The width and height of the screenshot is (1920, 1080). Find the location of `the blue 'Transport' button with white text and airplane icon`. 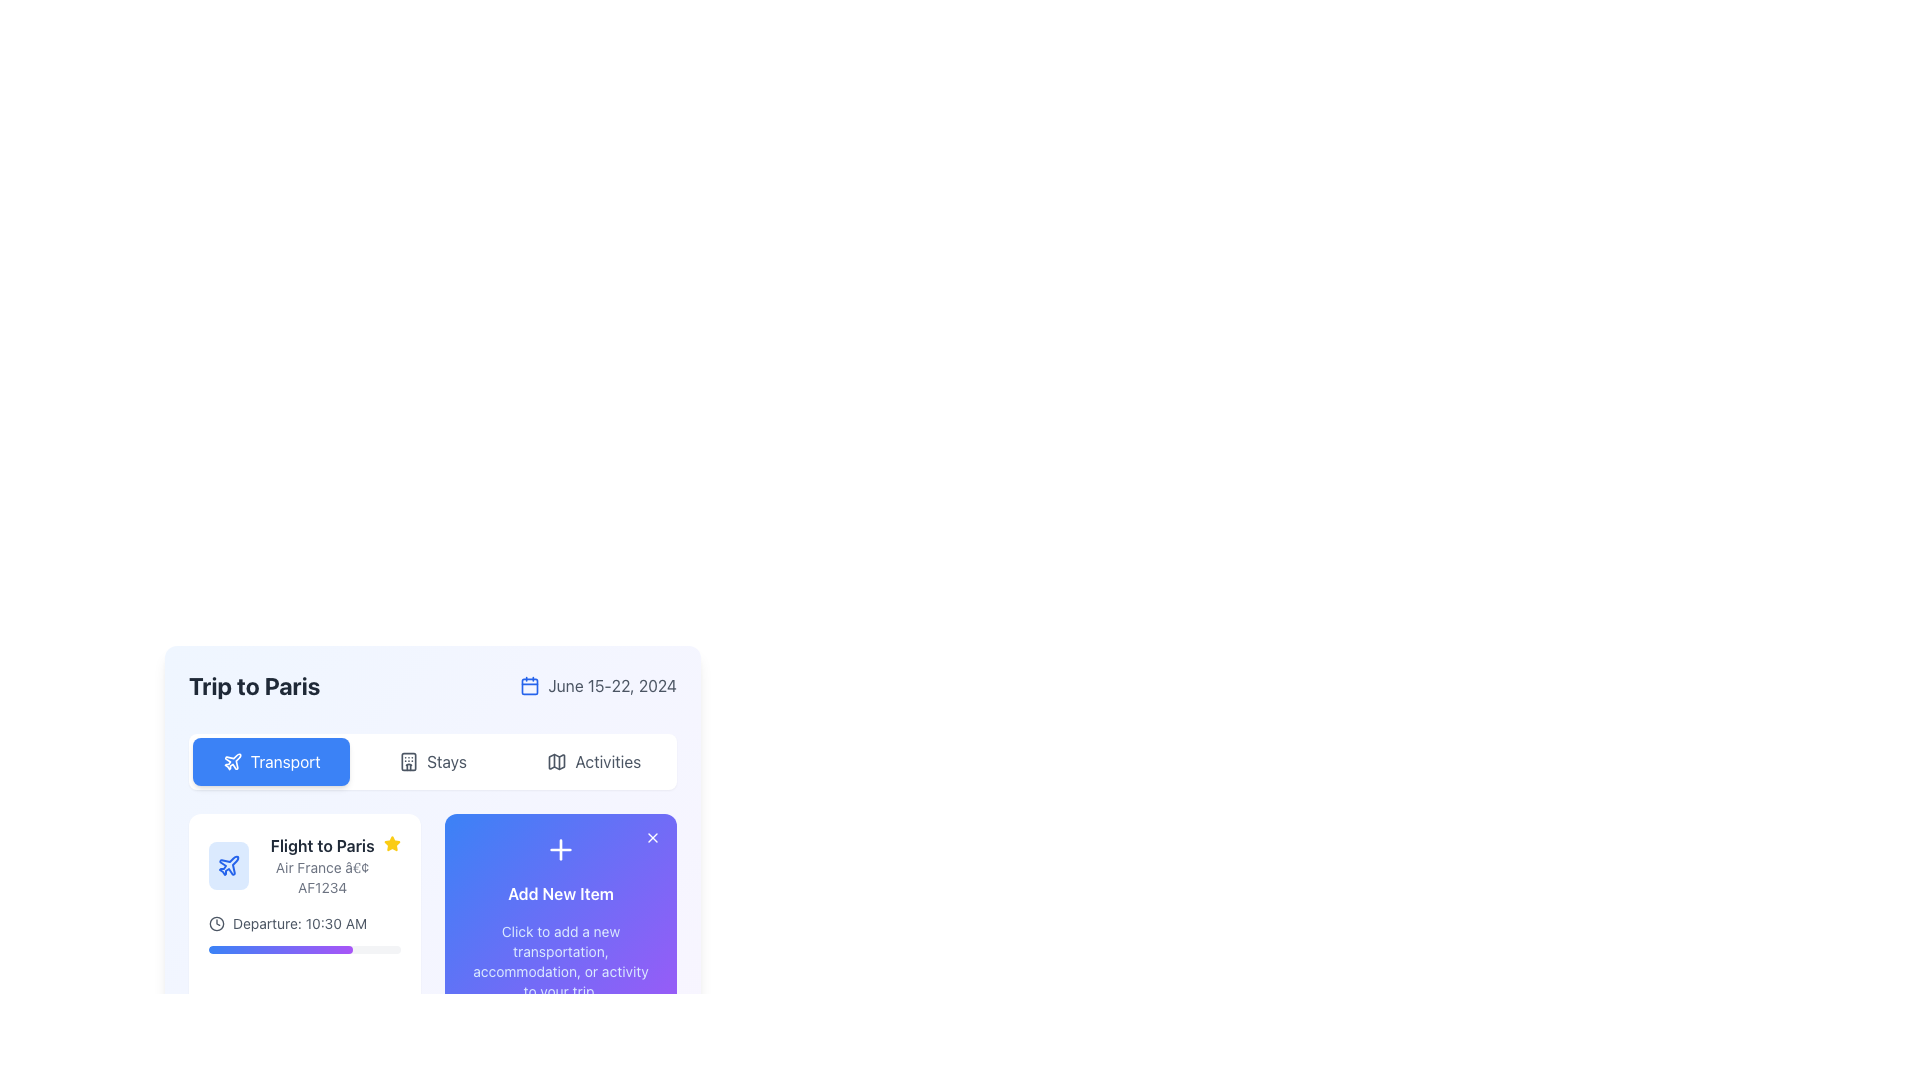

the blue 'Transport' button with white text and airplane icon is located at coordinates (270, 762).